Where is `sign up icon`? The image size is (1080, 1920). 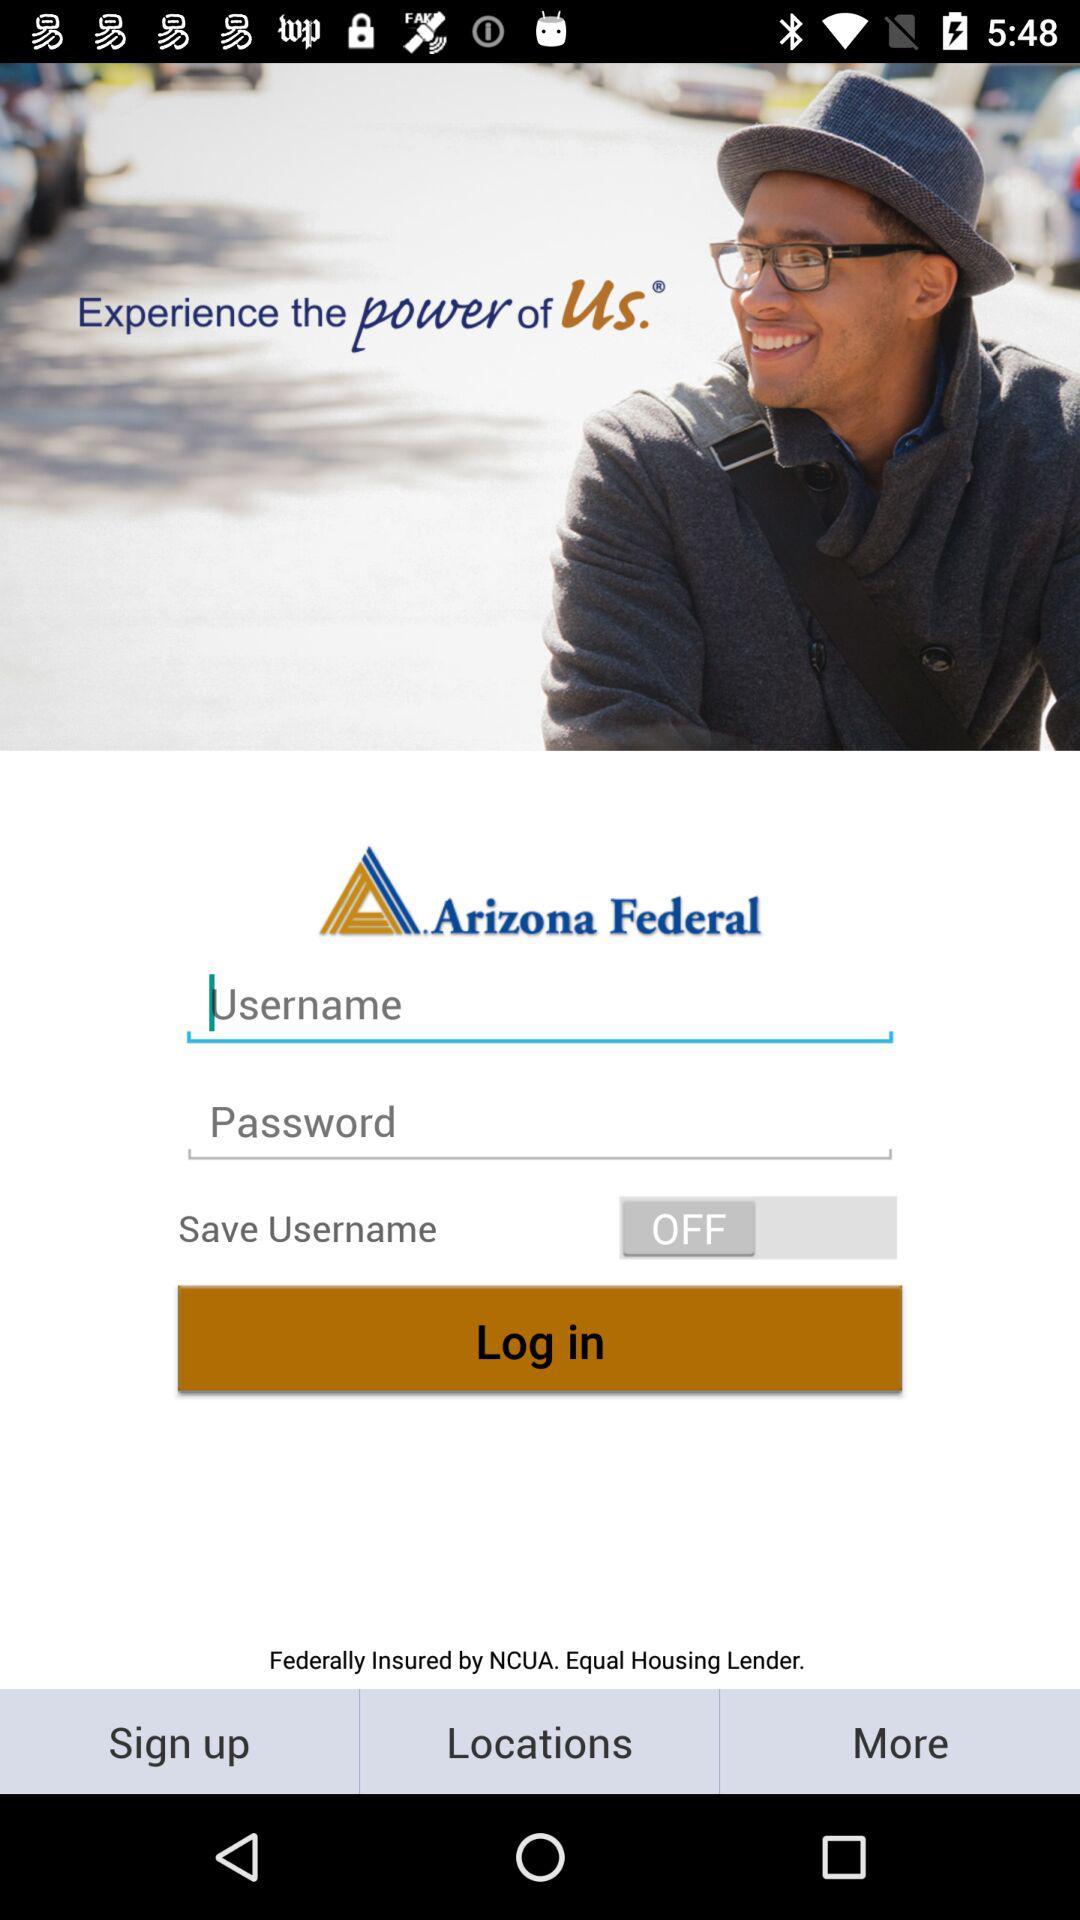 sign up icon is located at coordinates (178, 1740).